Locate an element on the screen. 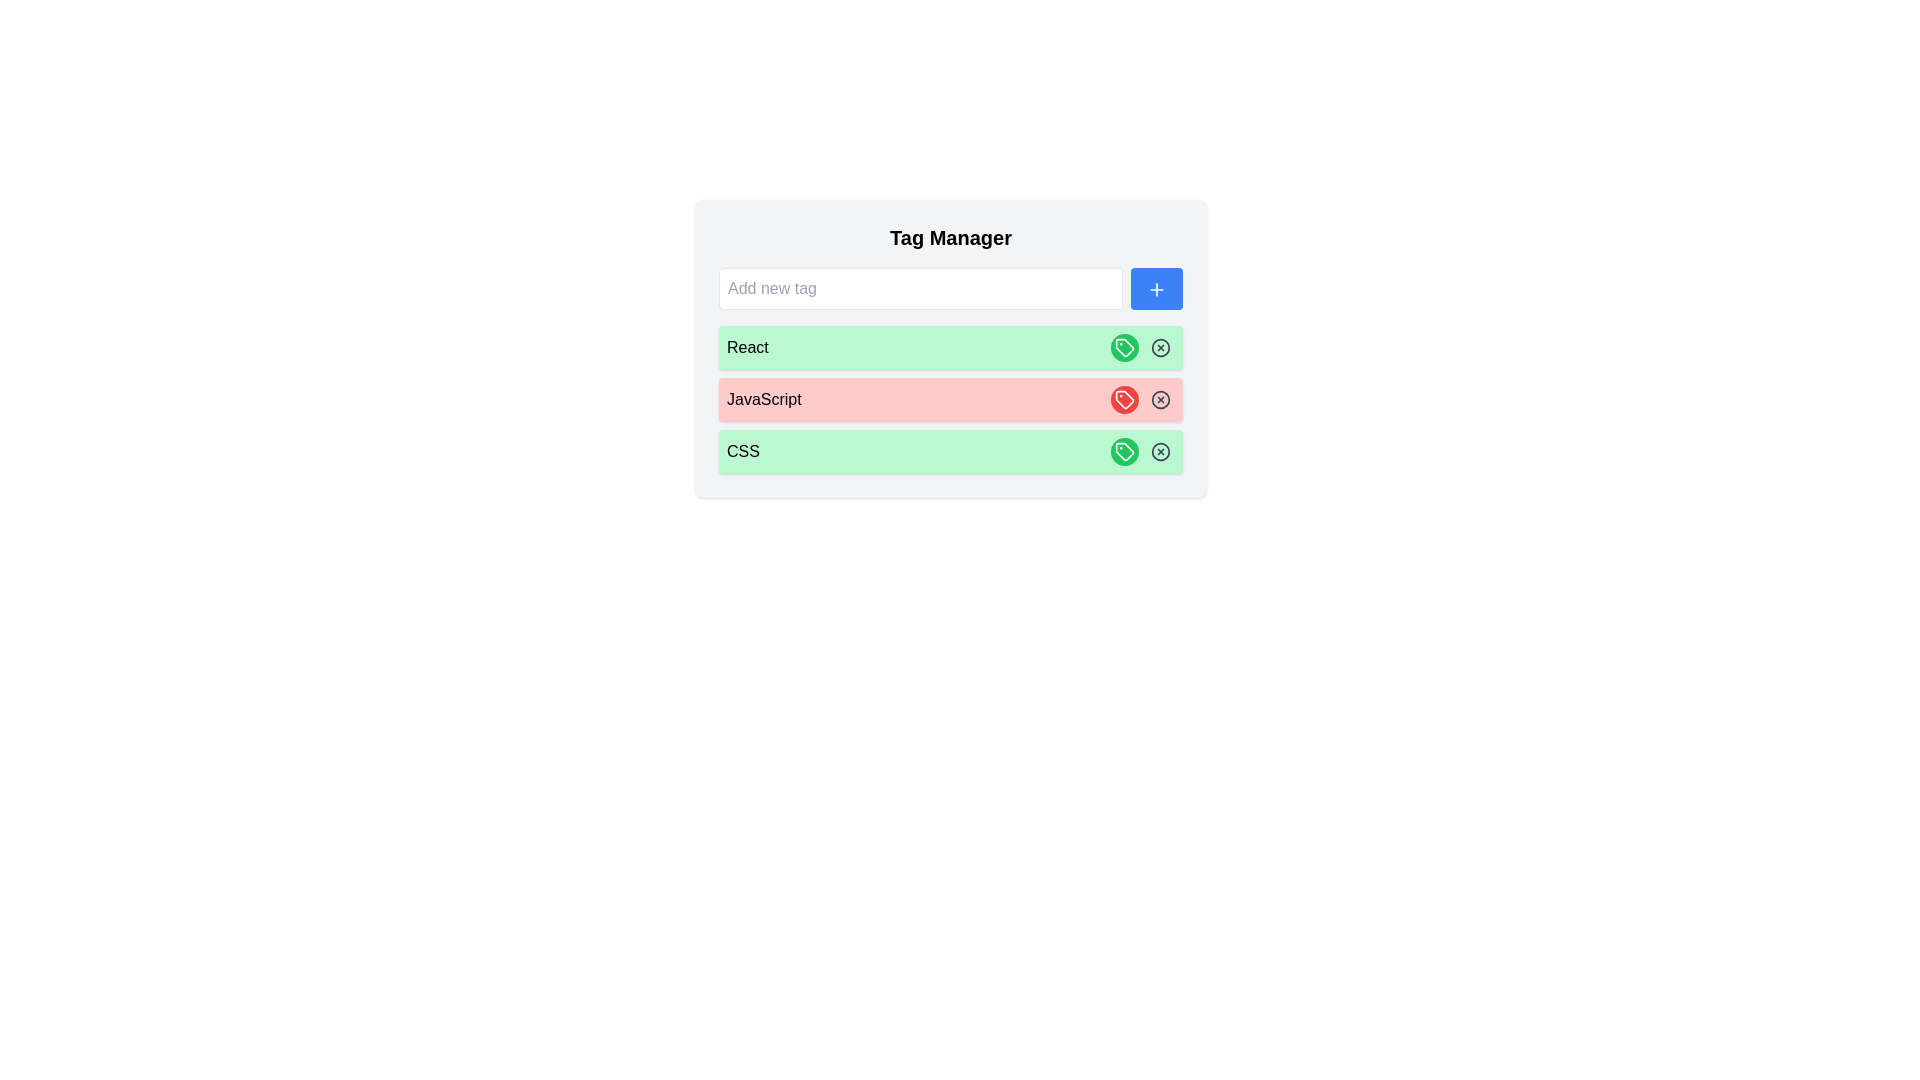 This screenshot has height=1080, width=1920. the tag labeled React is located at coordinates (1124, 346).